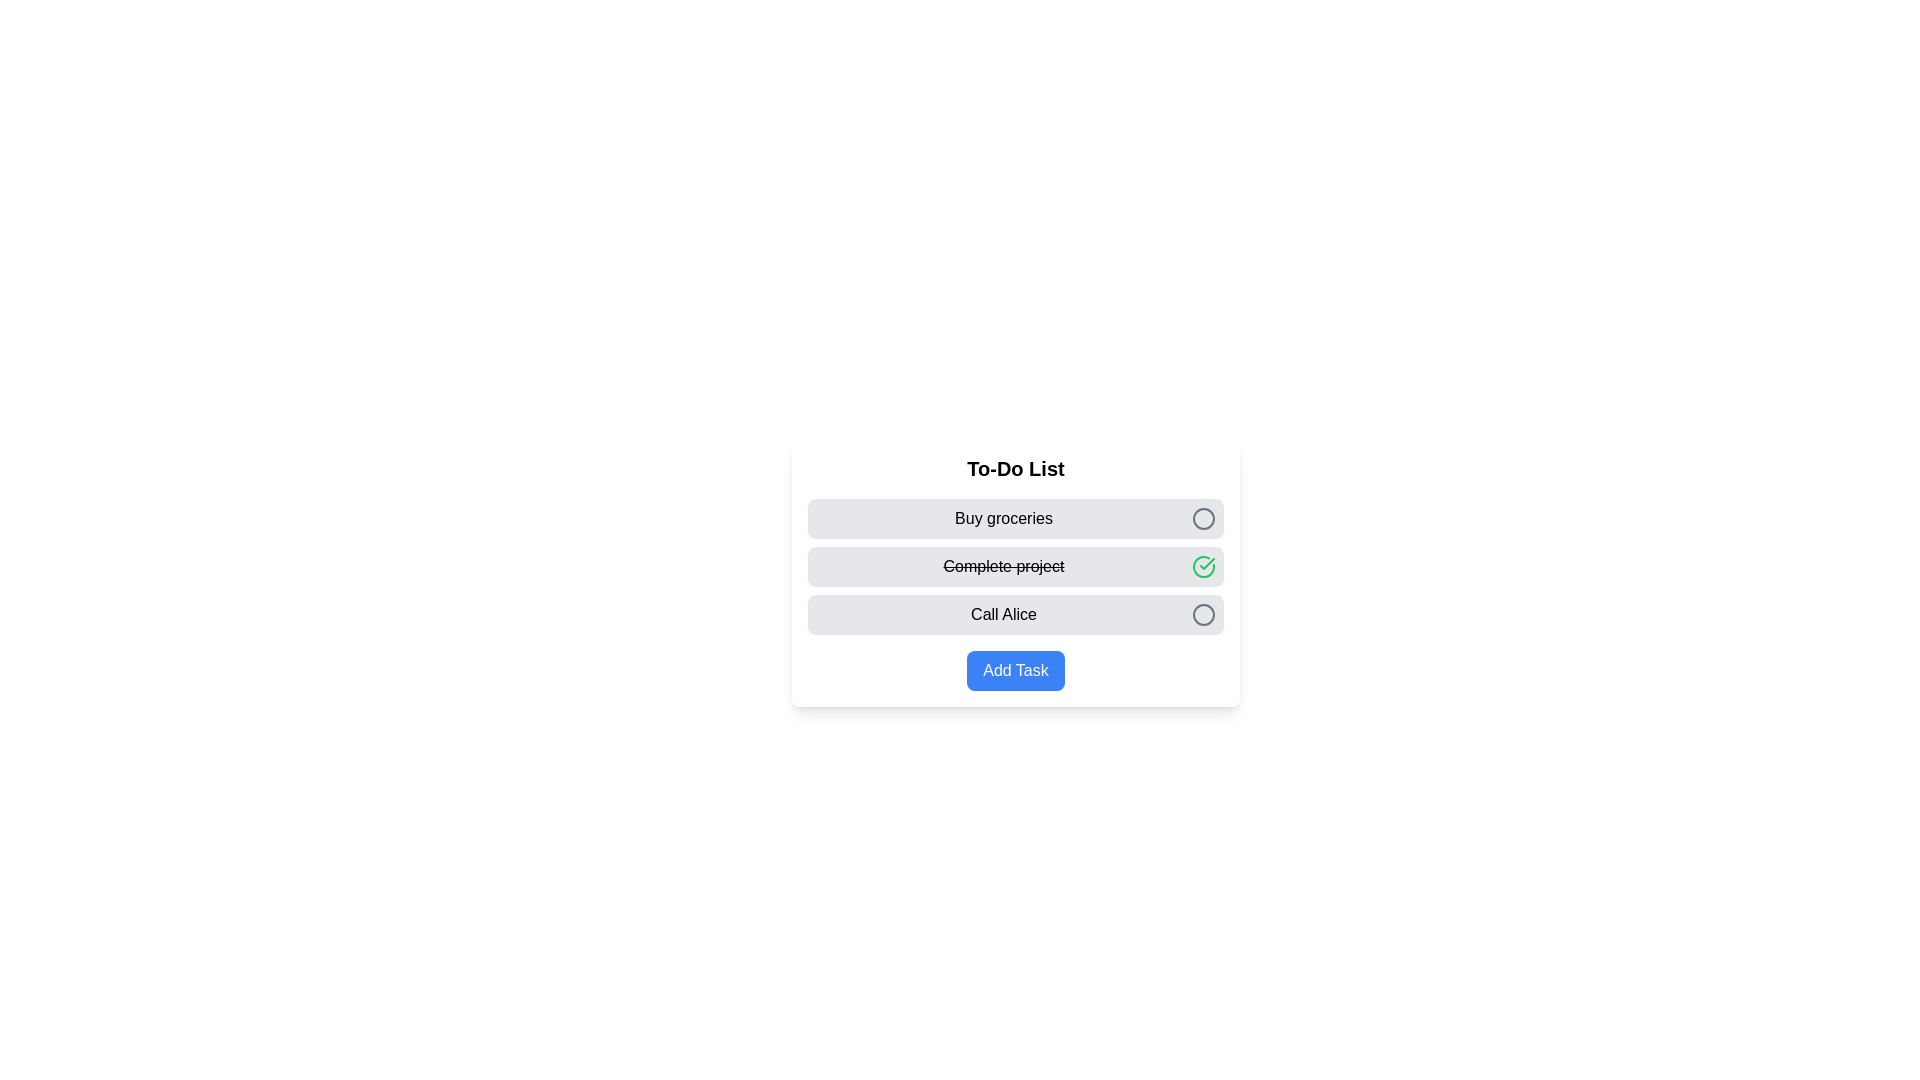 The width and height of the screenshot is (1920, 1080). I want to click on the second task item in the to-do list, so click(1016, 573).